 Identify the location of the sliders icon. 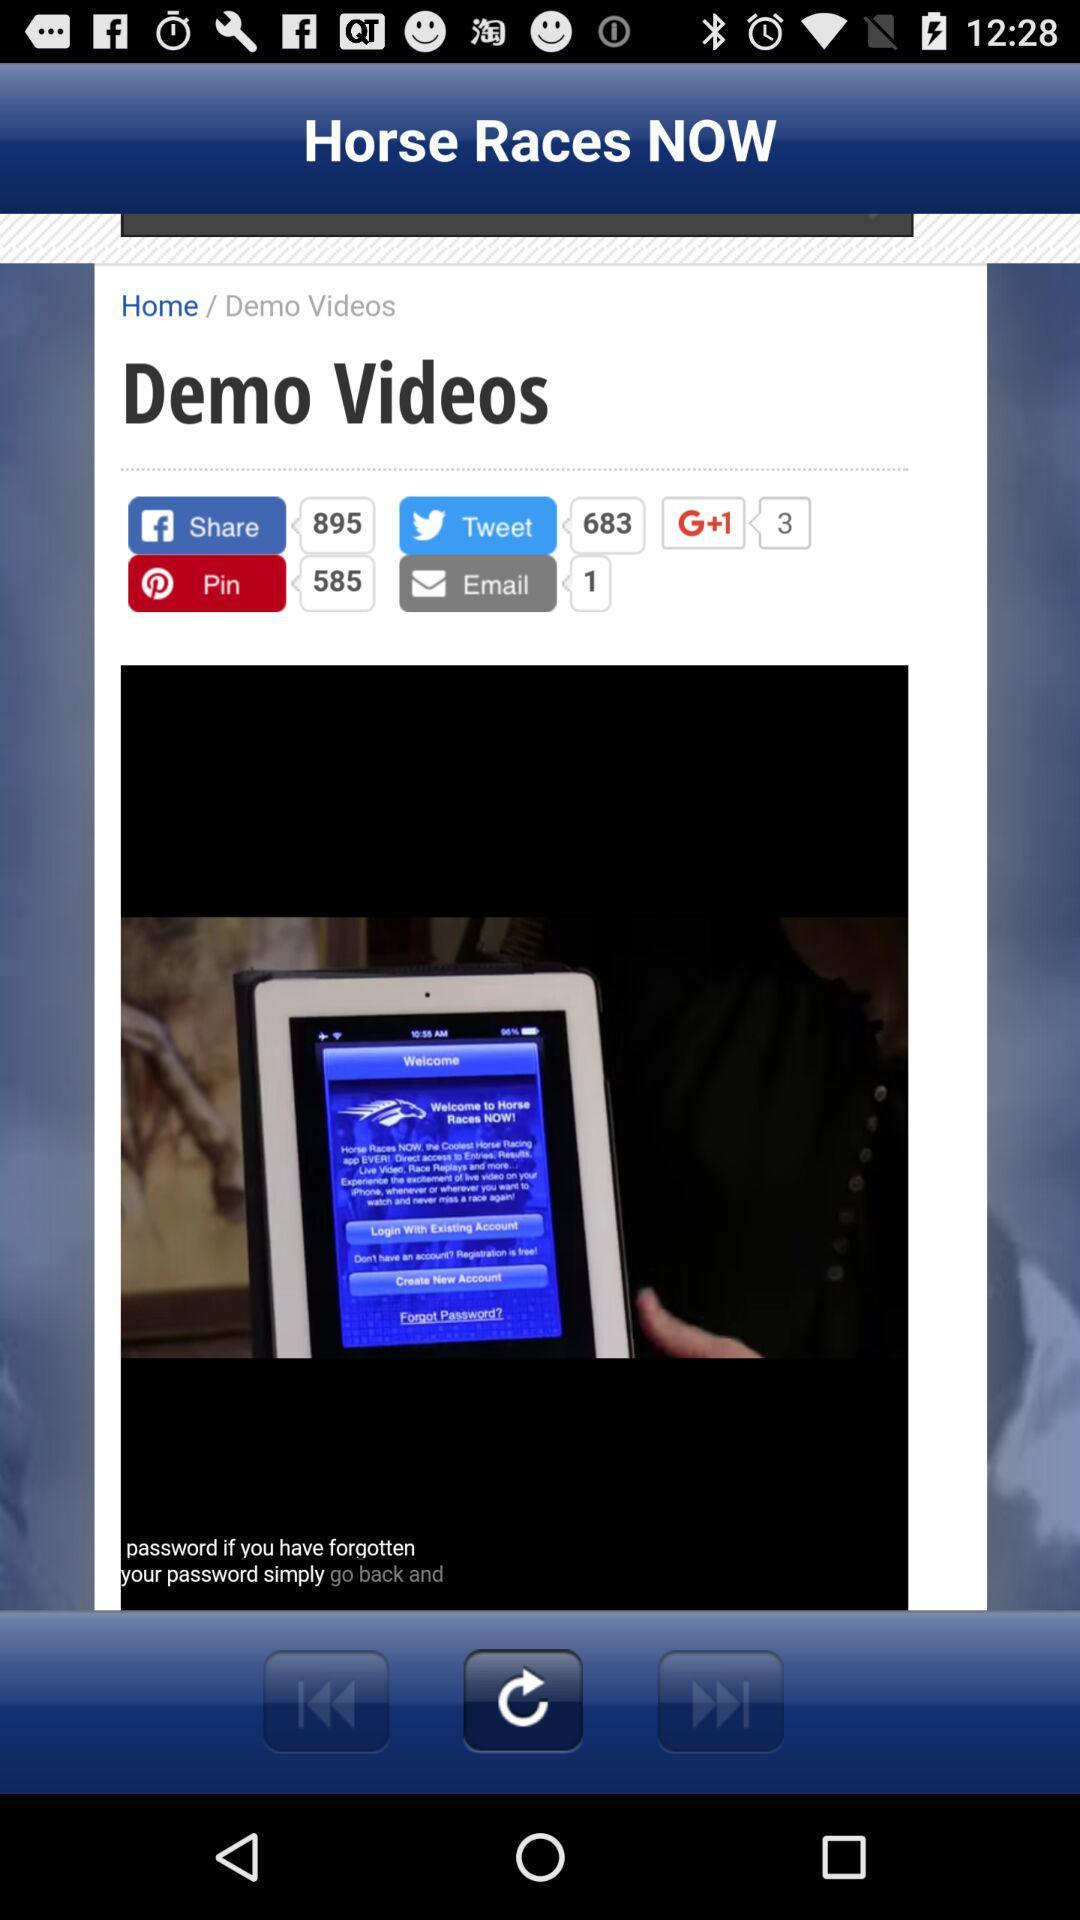
(324, 1821).